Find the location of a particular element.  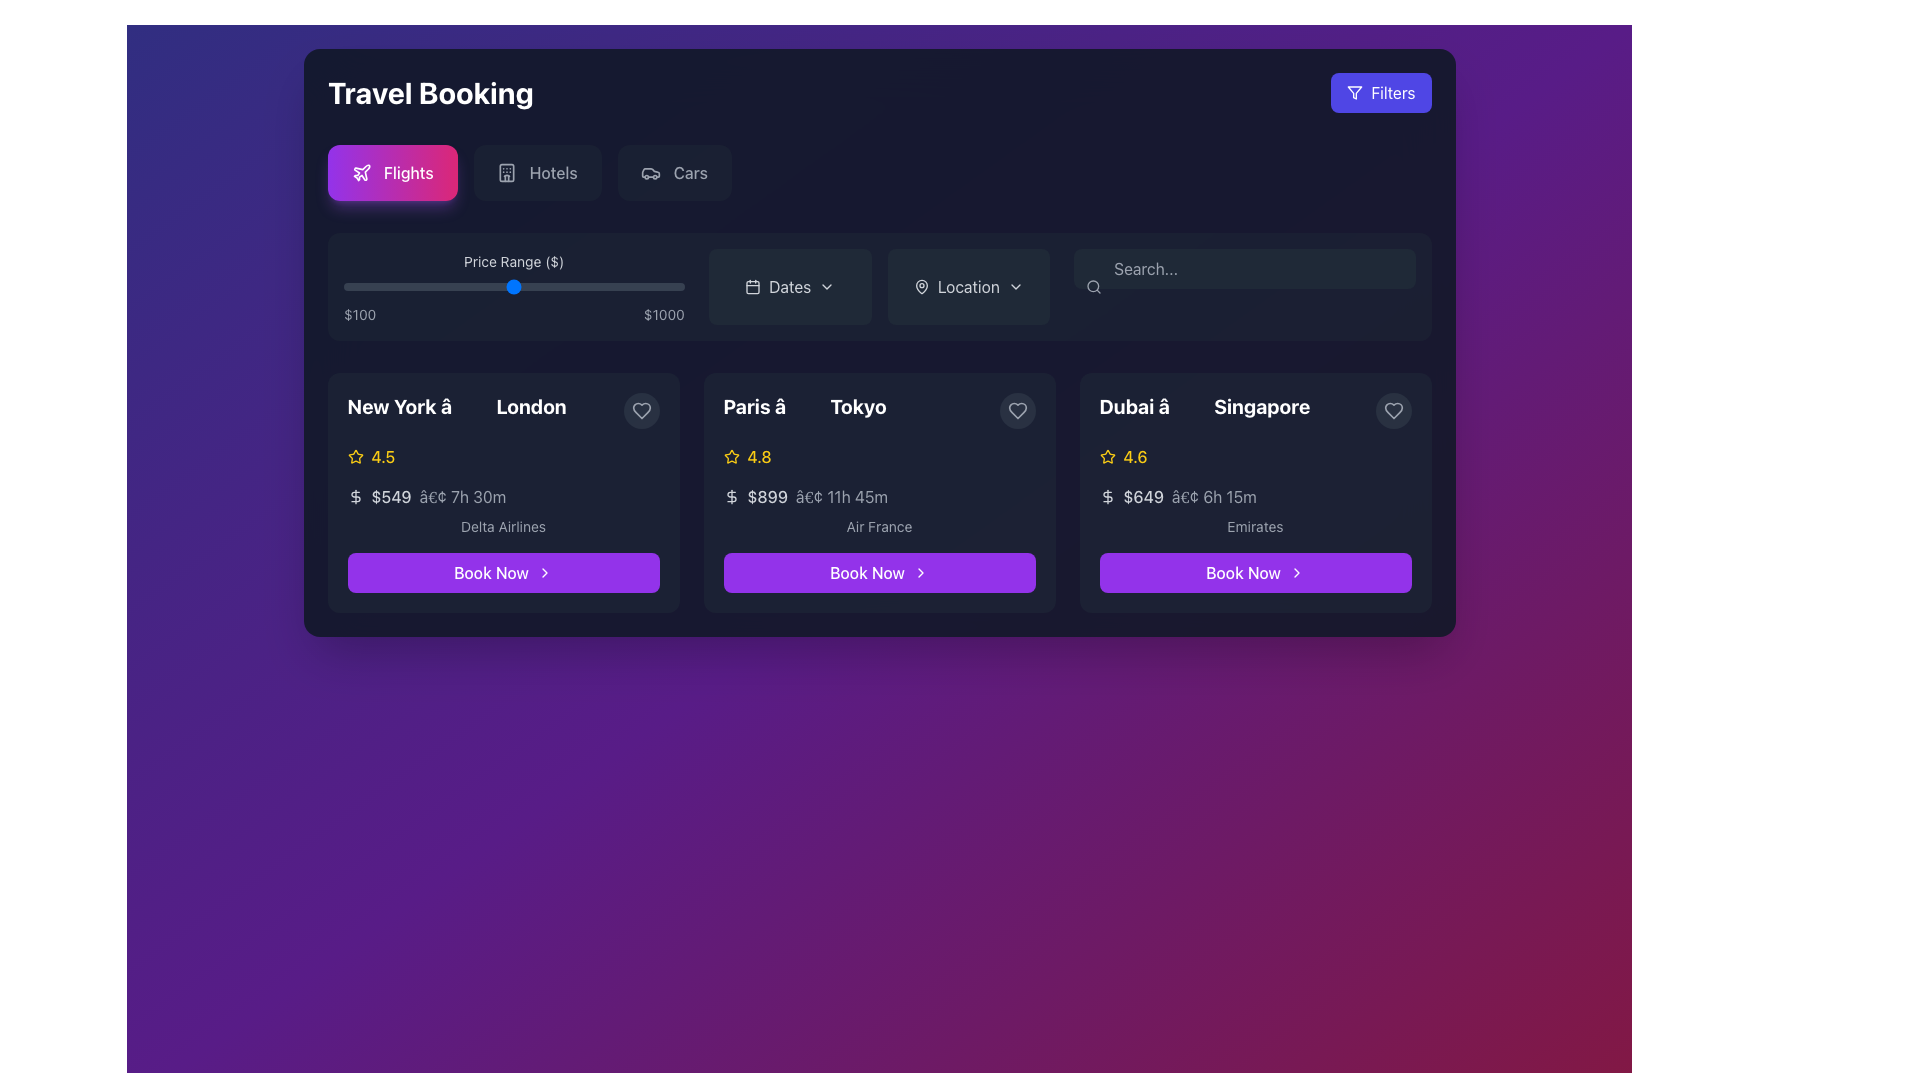

the downward-pointing chevron icon associated with the 'Dates' control is located at coordinates (827, 286).